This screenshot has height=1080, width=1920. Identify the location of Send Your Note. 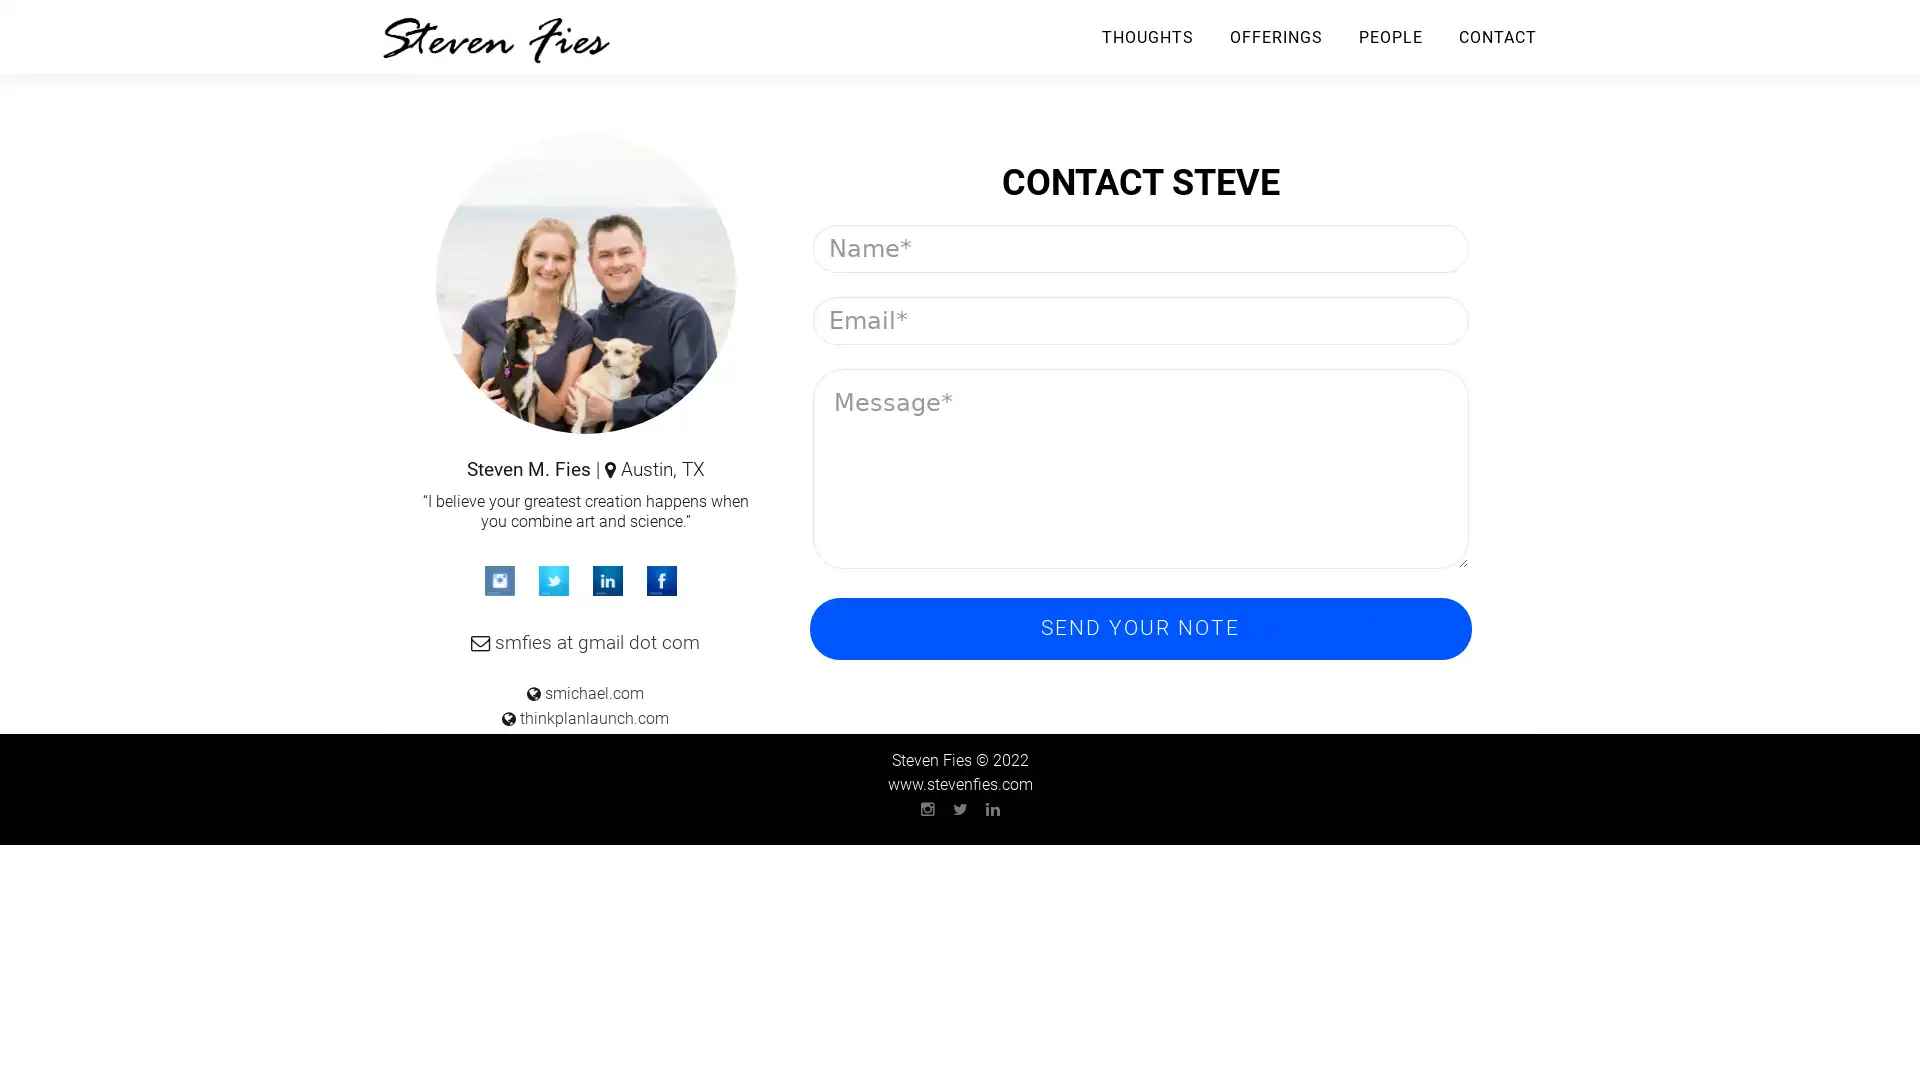
(1140, 627).